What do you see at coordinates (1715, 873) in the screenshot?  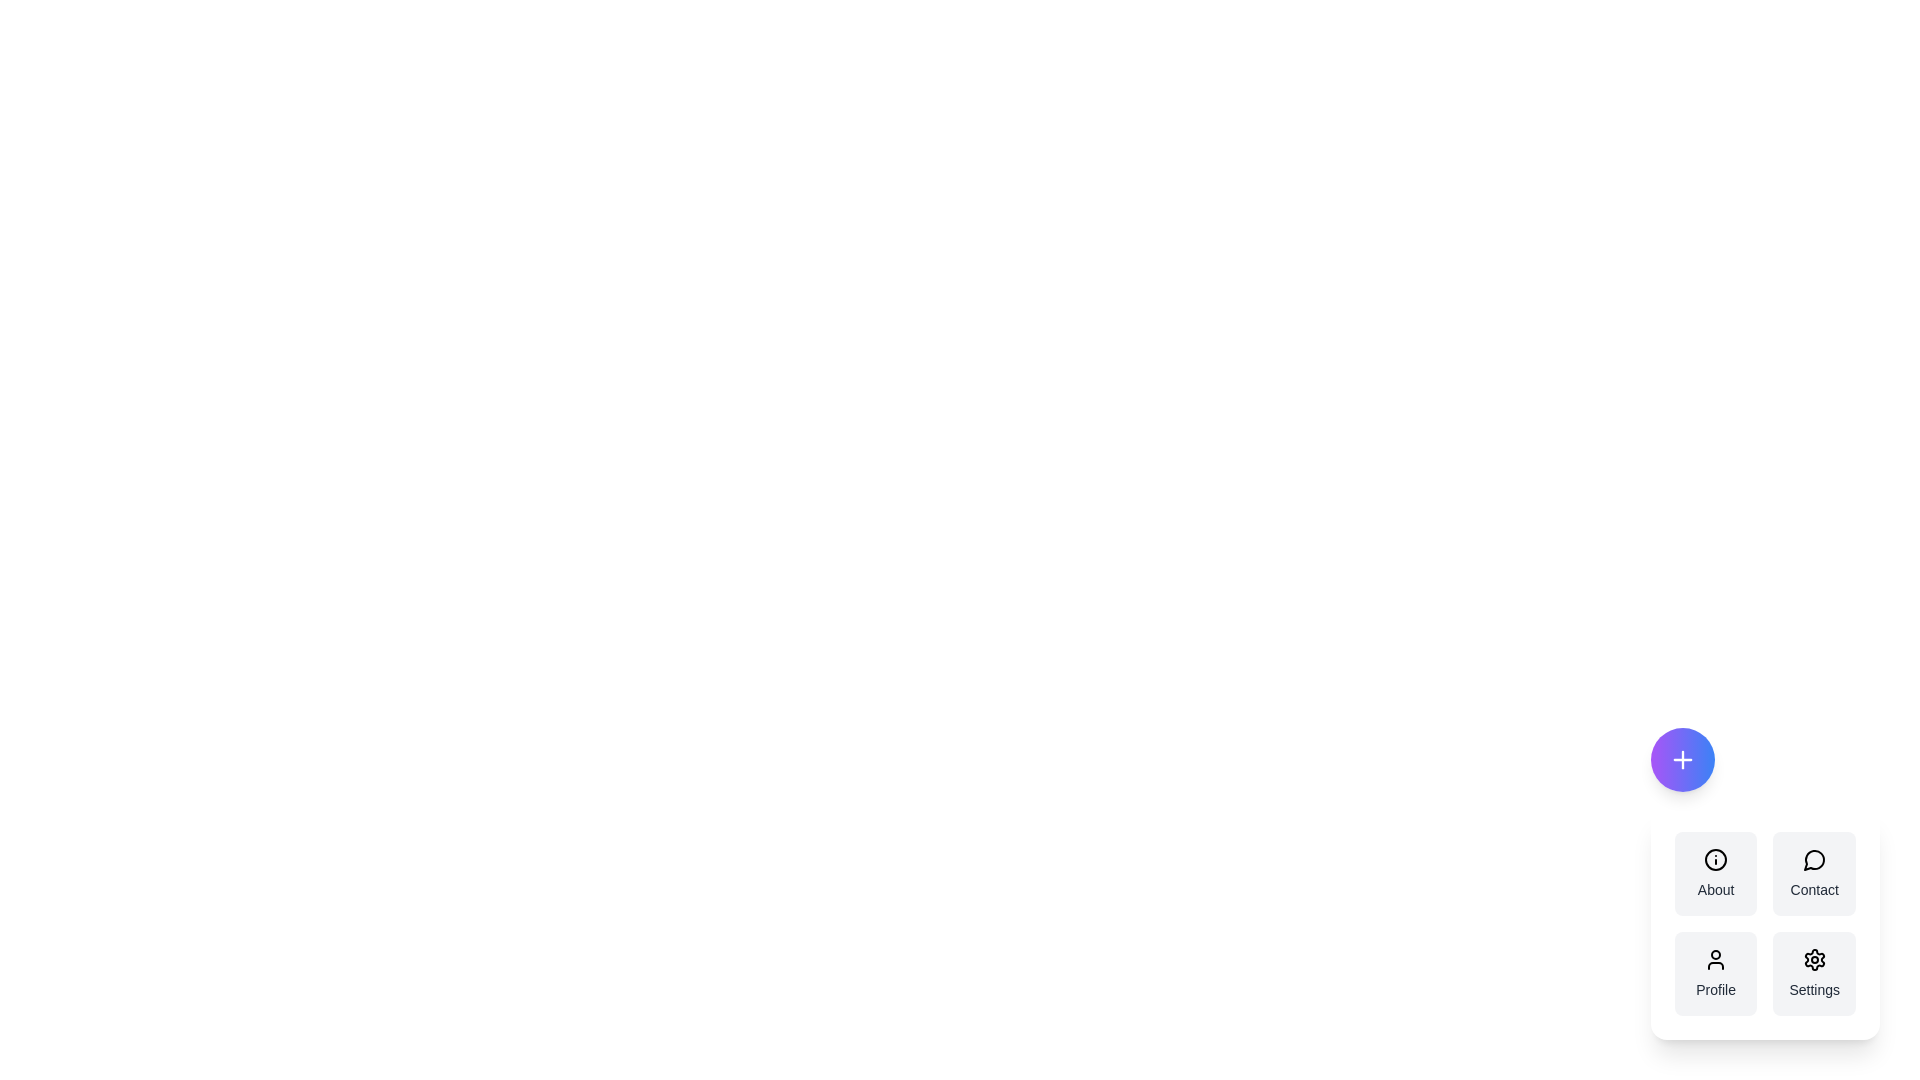 I see `the menu option About` at bounding box center [1715, 873].